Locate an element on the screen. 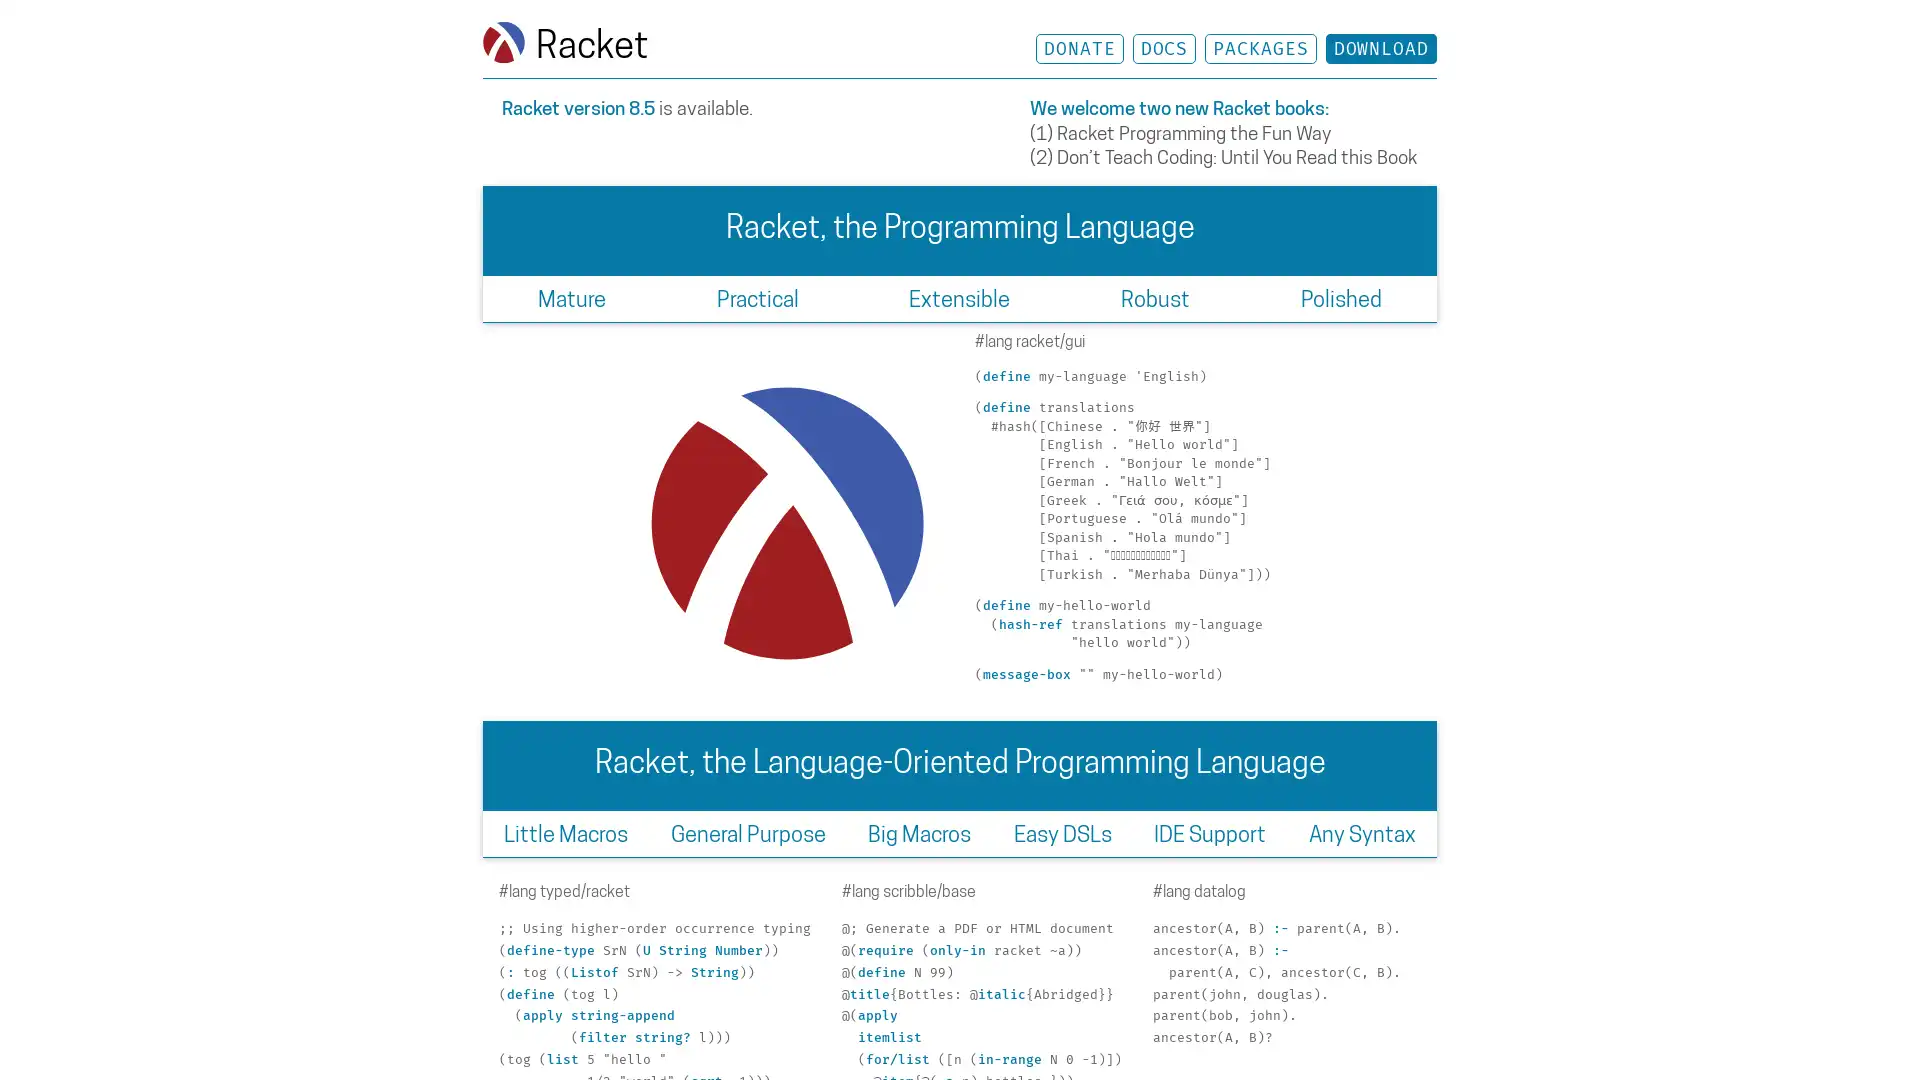 The height and width of the screenshot is (1080, 1920). Polished is located at coordinates (1340, 298).